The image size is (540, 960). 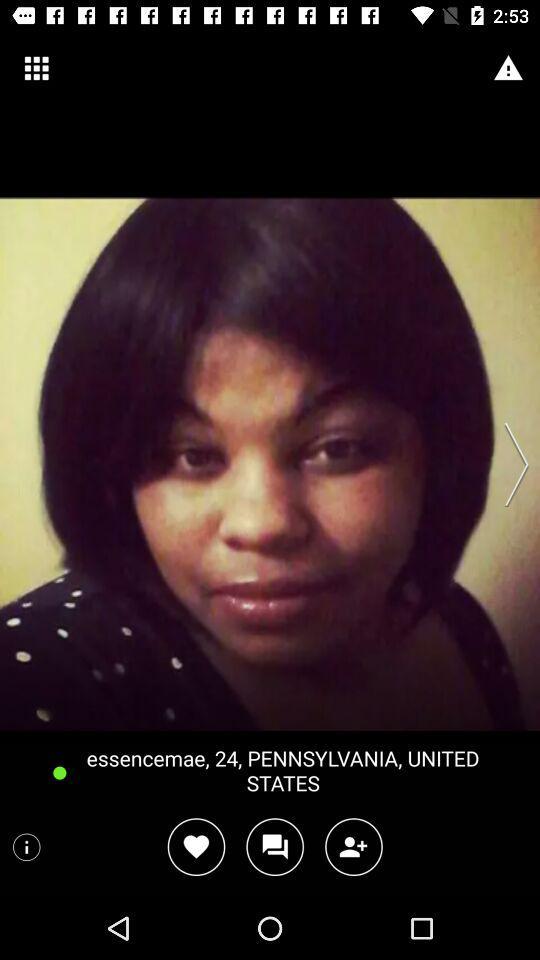 What do you see at coordinates (353, 846) in the screenshot?
I see `the follow icon` at bounding box center [353, 846].